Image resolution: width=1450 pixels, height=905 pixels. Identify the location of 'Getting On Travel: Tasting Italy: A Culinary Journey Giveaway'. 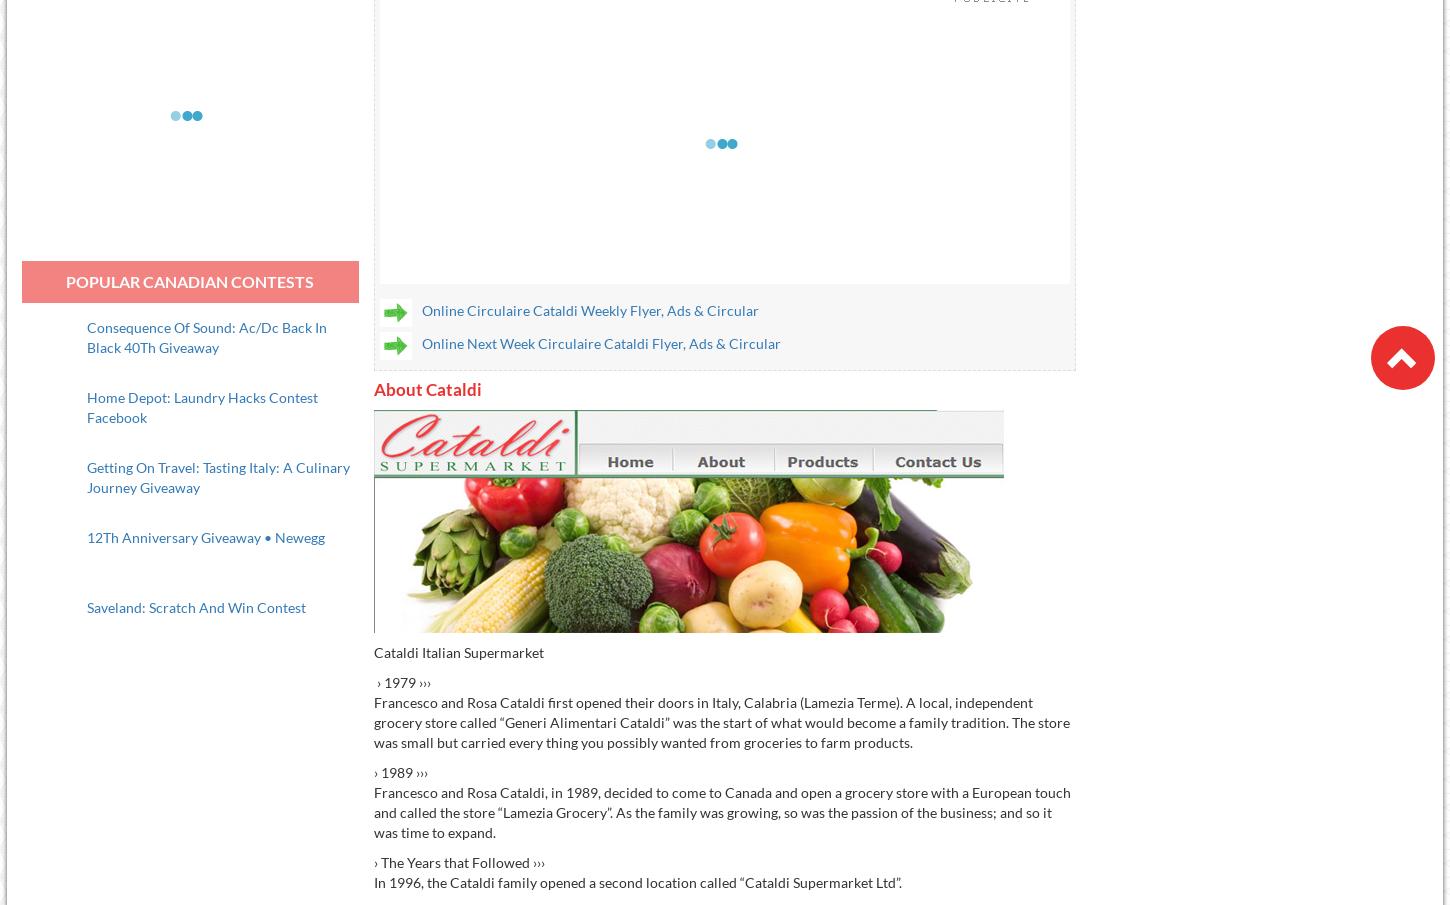
(87, 476).